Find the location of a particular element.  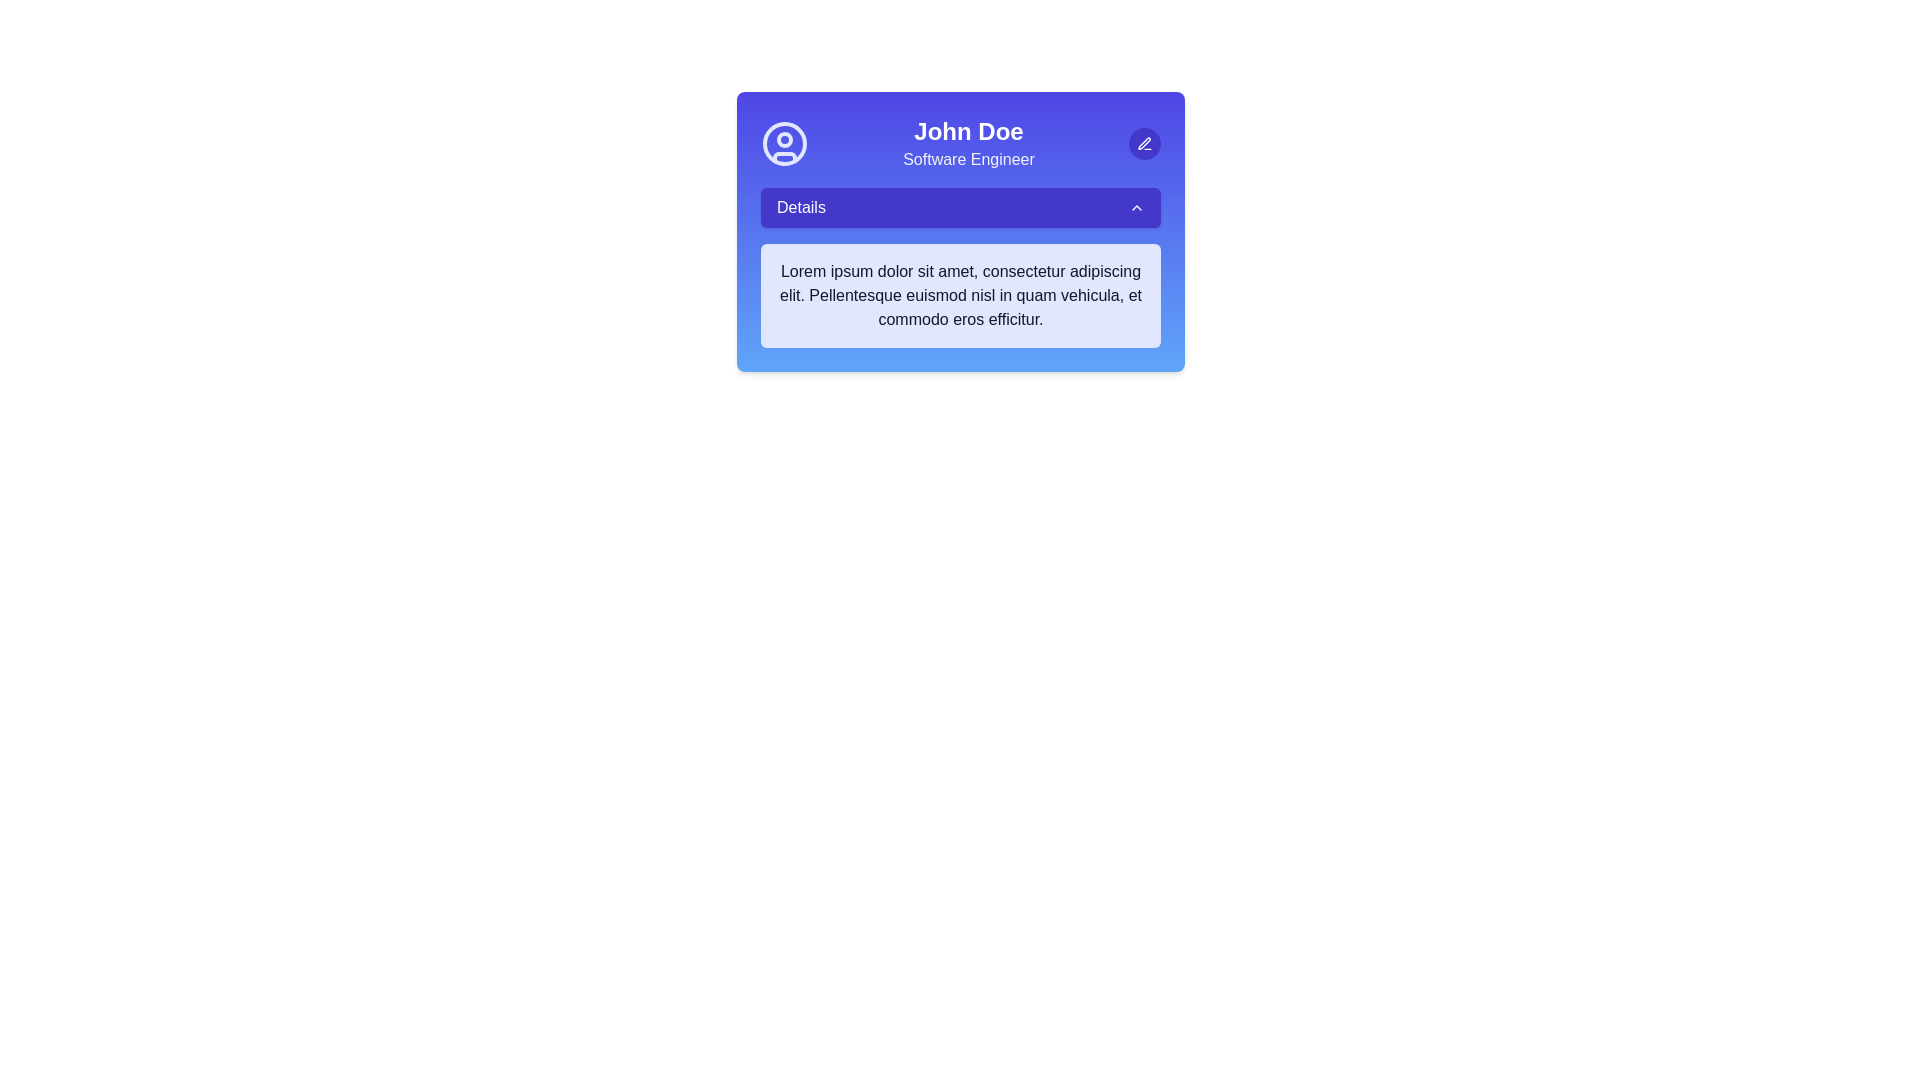

the button located at the top-right corner of the card containing the name 'John Doe' and job title 'Software Engineer' is located at coordinates (1145, 142).